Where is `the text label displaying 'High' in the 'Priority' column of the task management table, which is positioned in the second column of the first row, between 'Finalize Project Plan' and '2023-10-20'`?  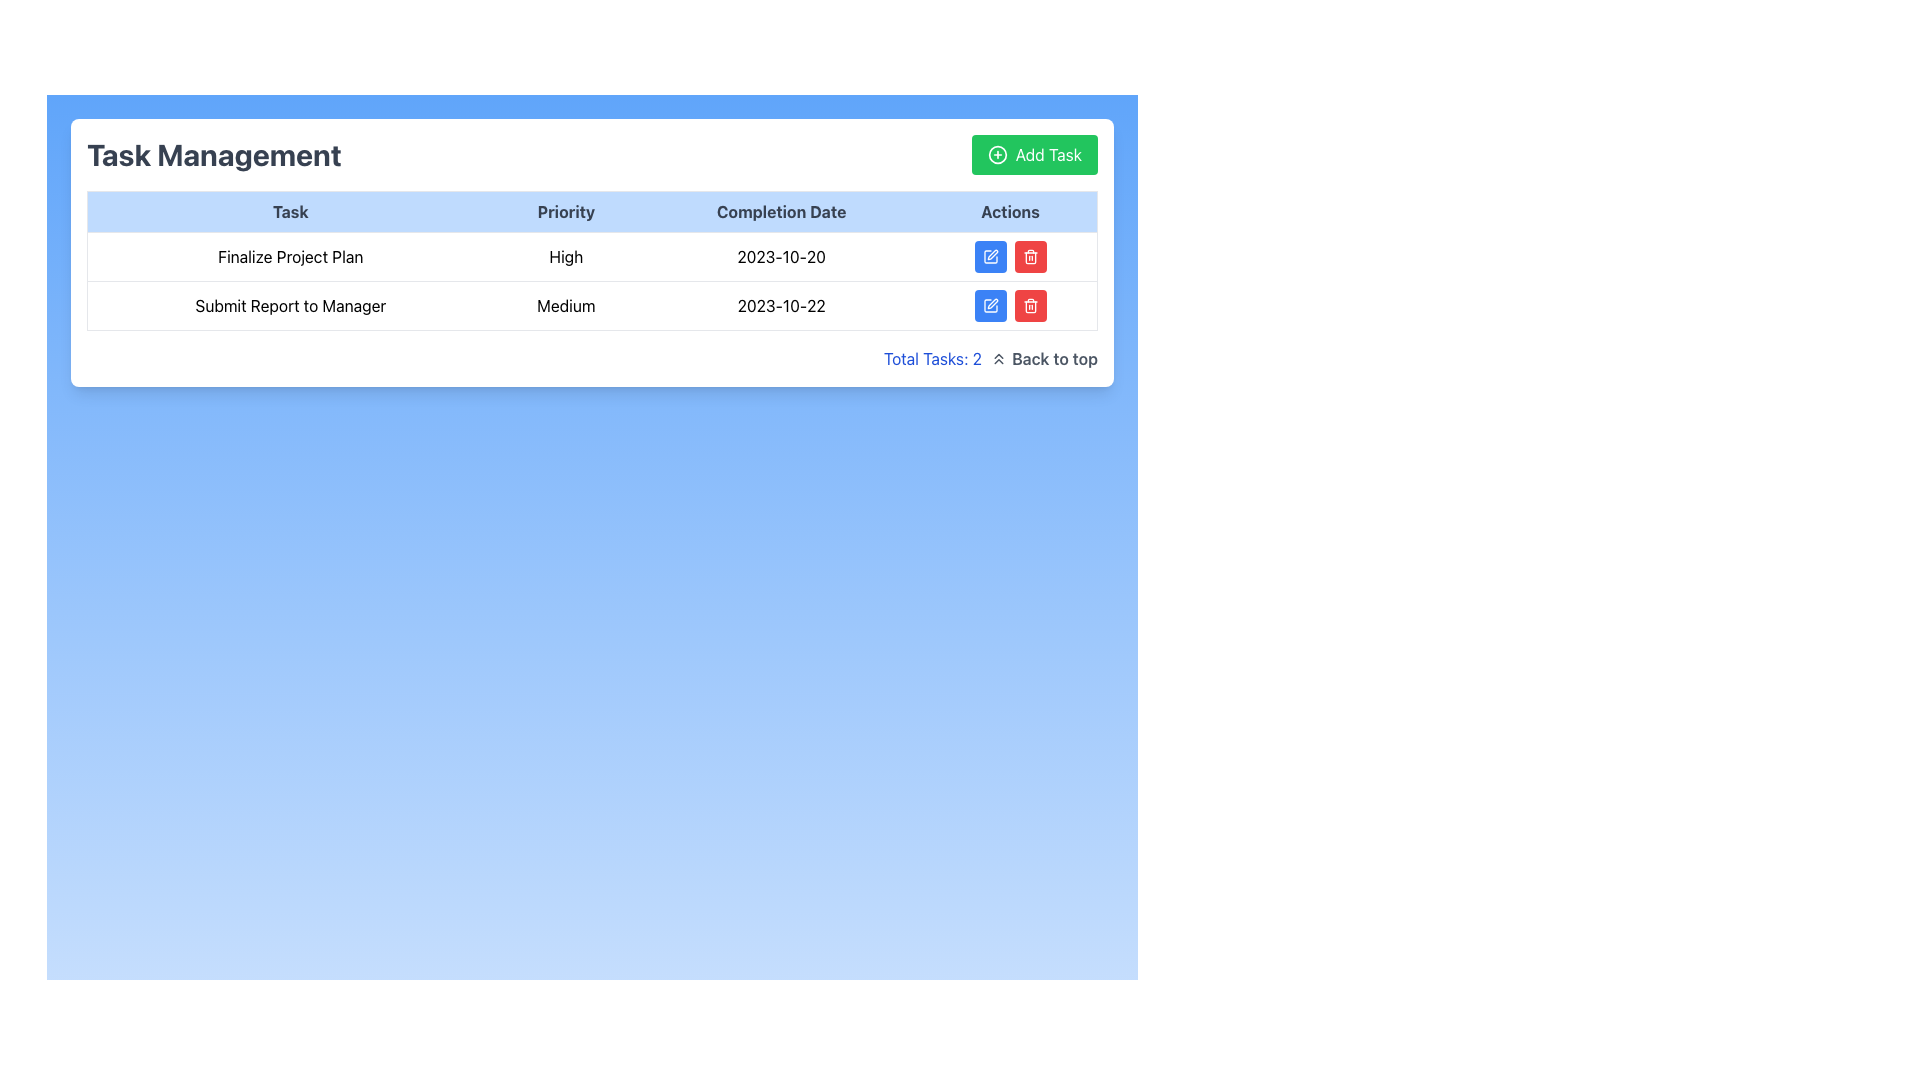
the text label displaying 'High' in the 'Priority' column of the task management table, which is positioned in the second column of the first row, between 'Finalize Project Plan' and '2023-10-20' is located at coordinates (565, 256).